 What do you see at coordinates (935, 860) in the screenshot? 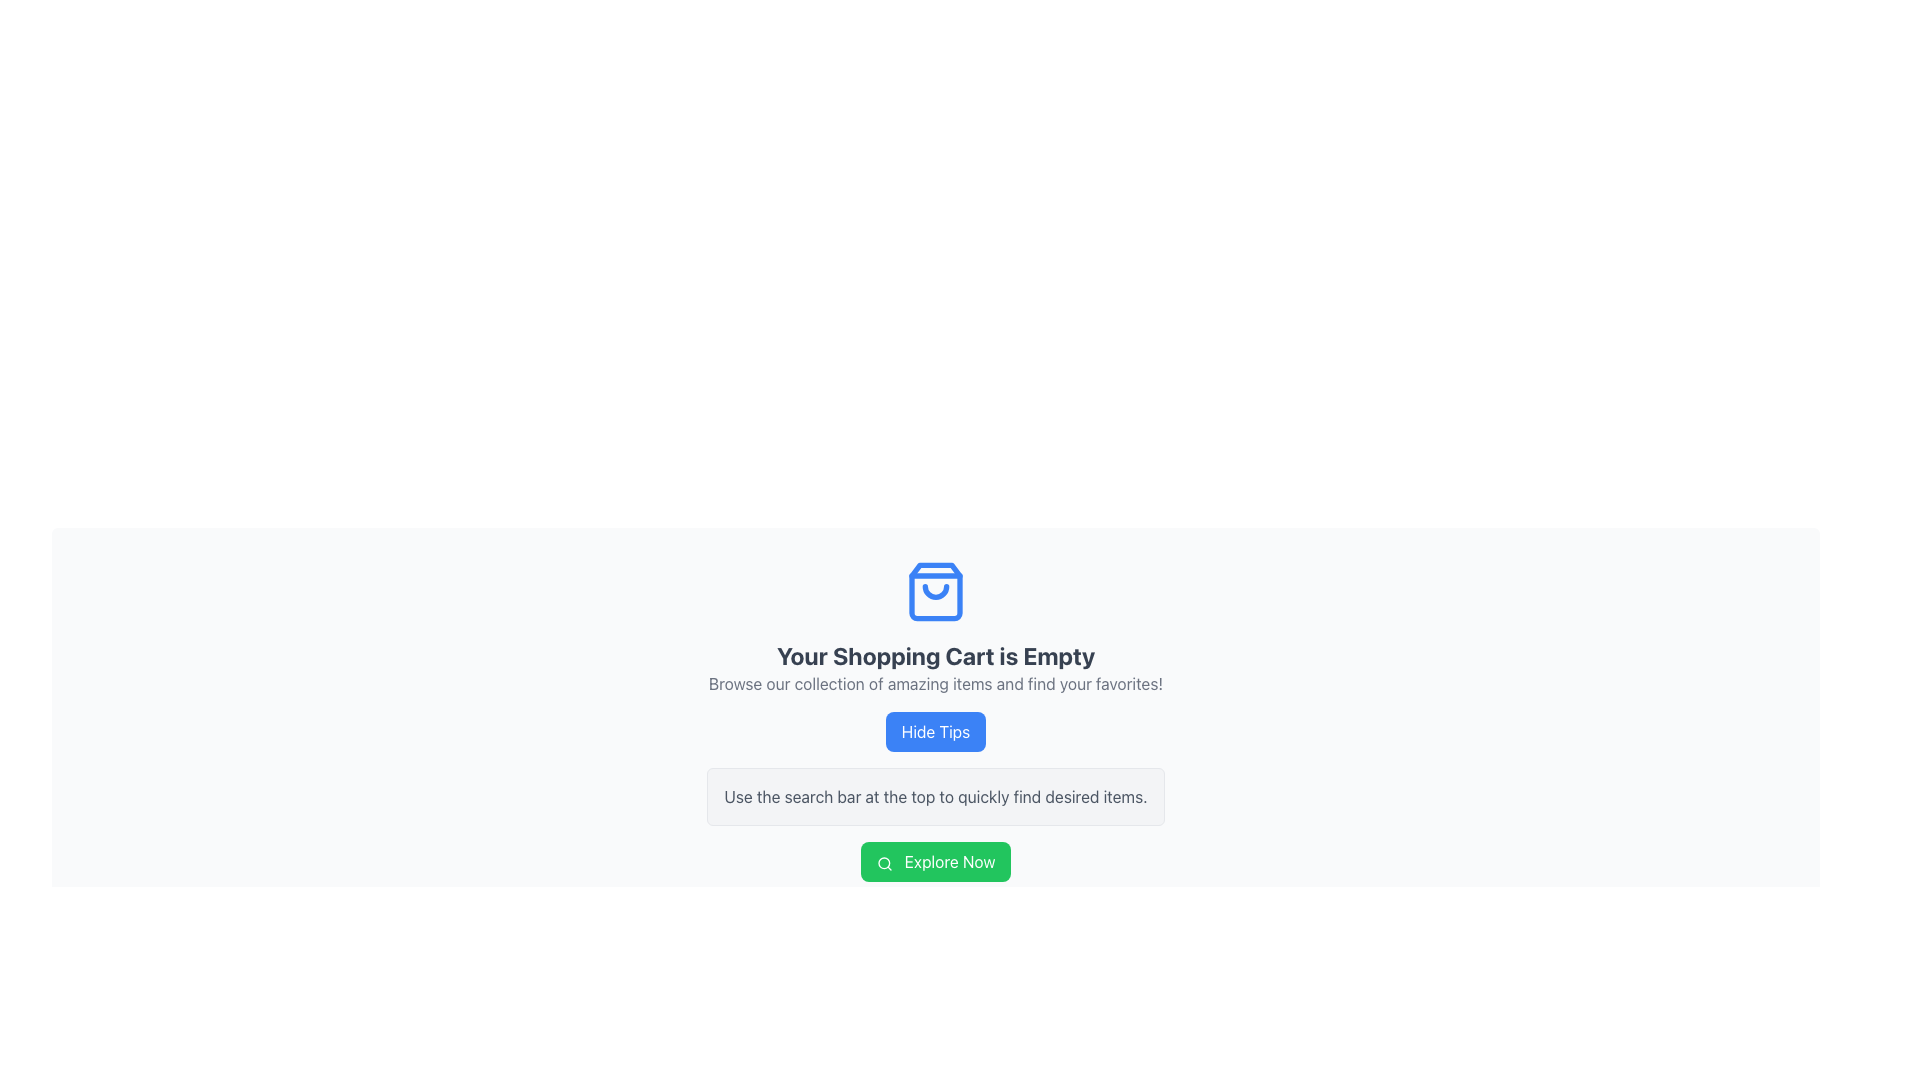
I see `the green rectangular button labeled 'Explore Now' with a magnifying glass icon for keyboard interaction` at bounding box center [935, 860].